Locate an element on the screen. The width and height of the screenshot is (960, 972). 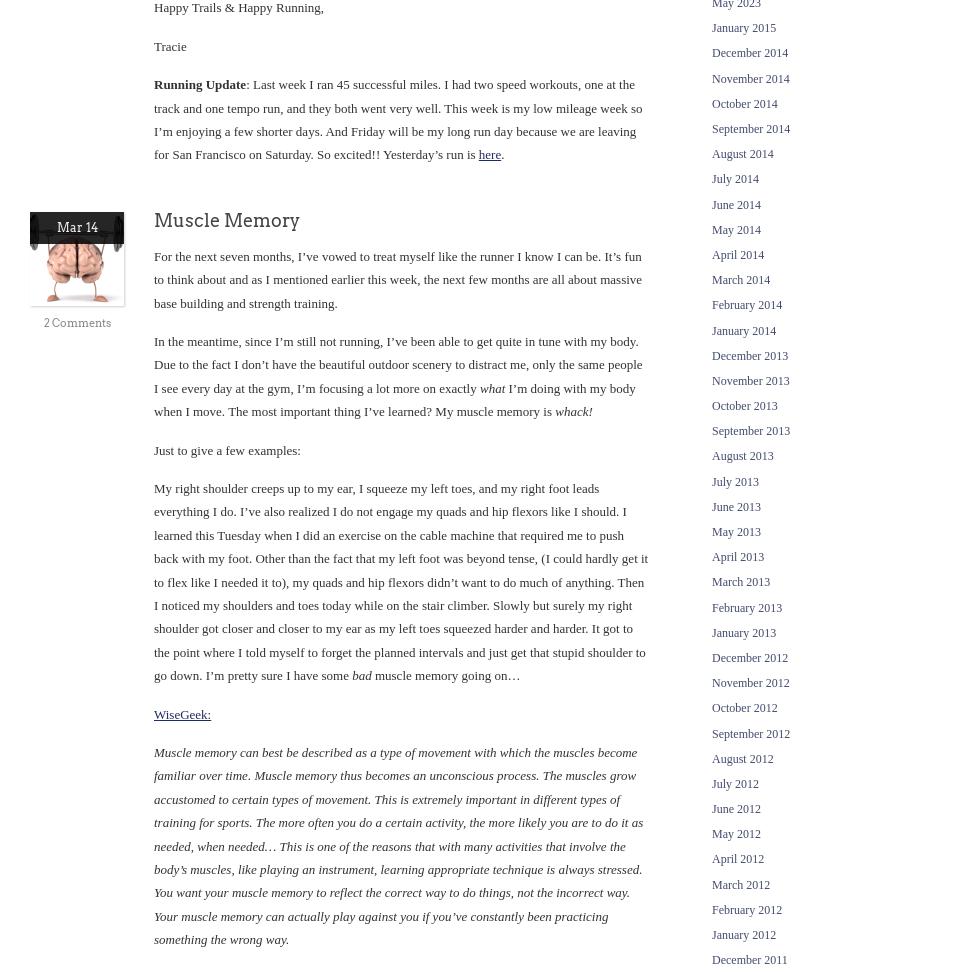
'December 2011' is located at coordinates (748, 959).